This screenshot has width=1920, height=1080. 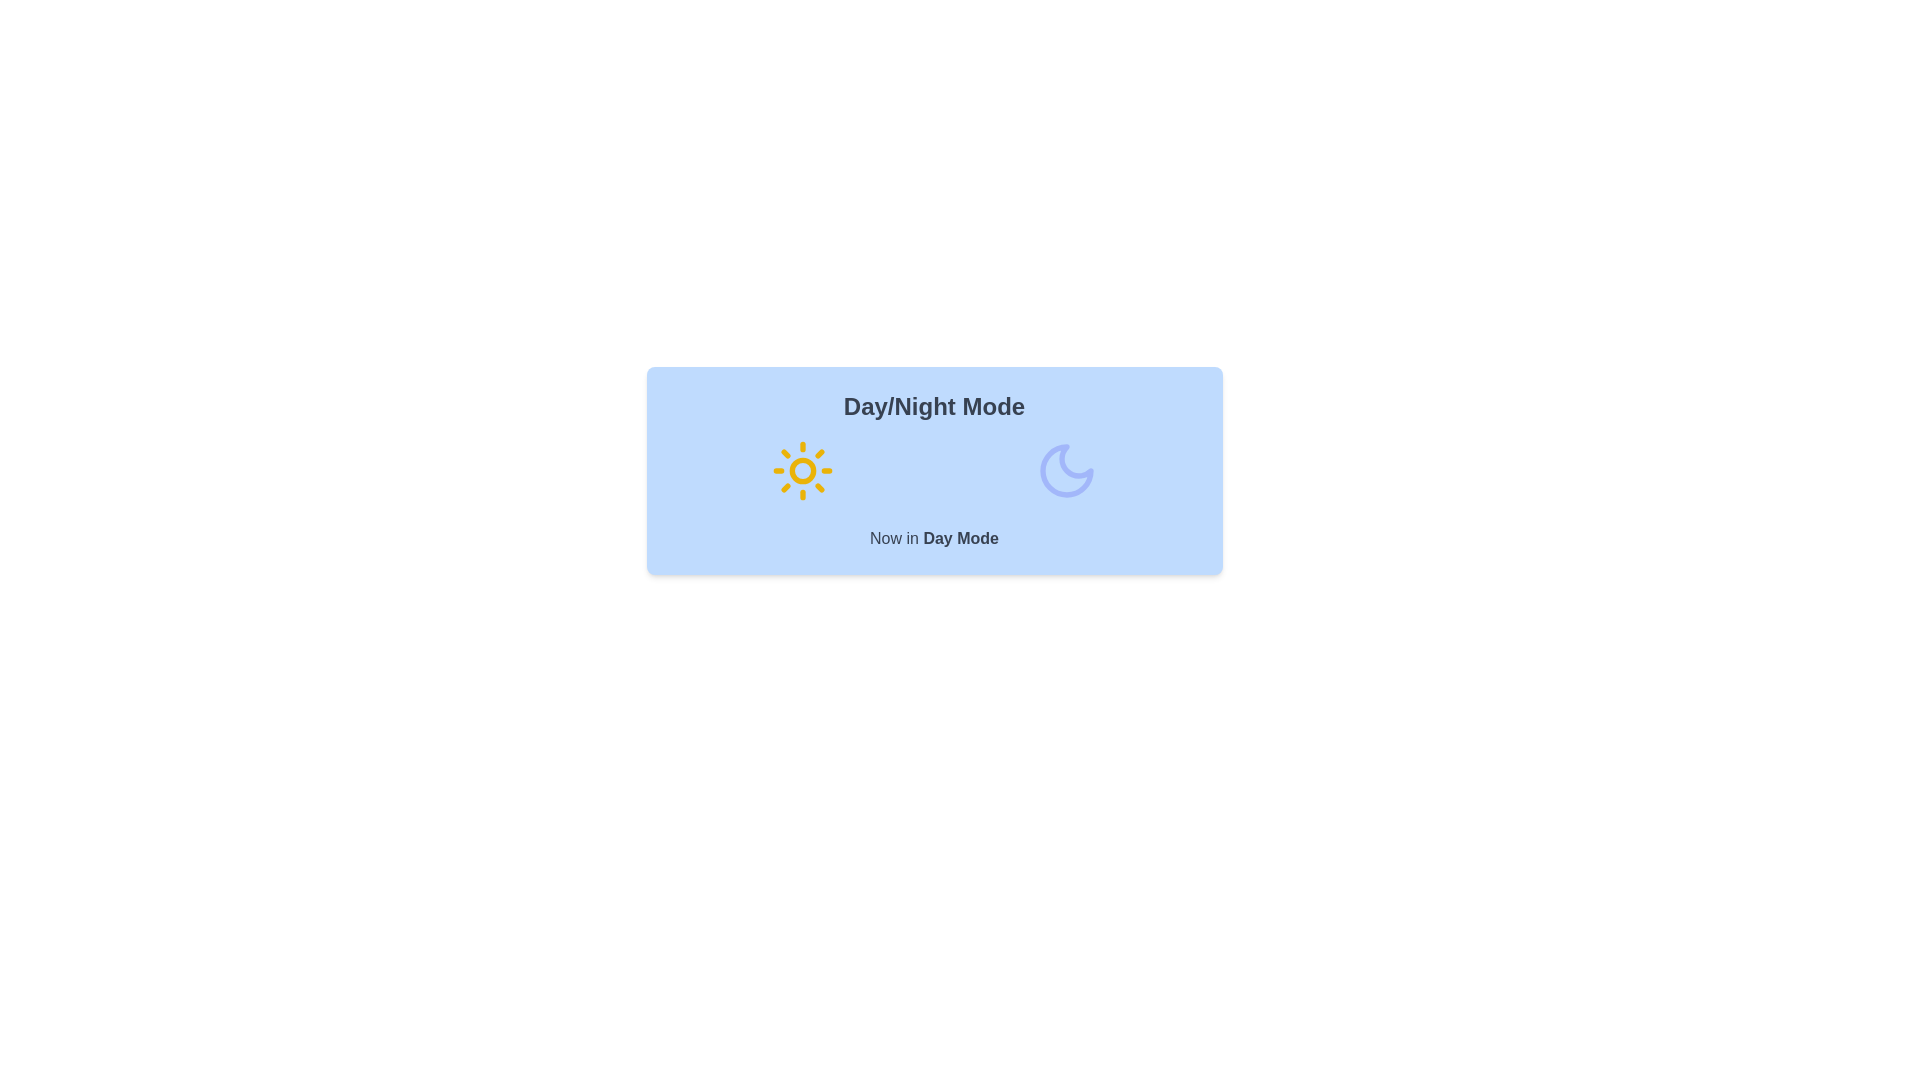 I want to click on the Sun icon to trigger its animation, so click(x=802, y=470).